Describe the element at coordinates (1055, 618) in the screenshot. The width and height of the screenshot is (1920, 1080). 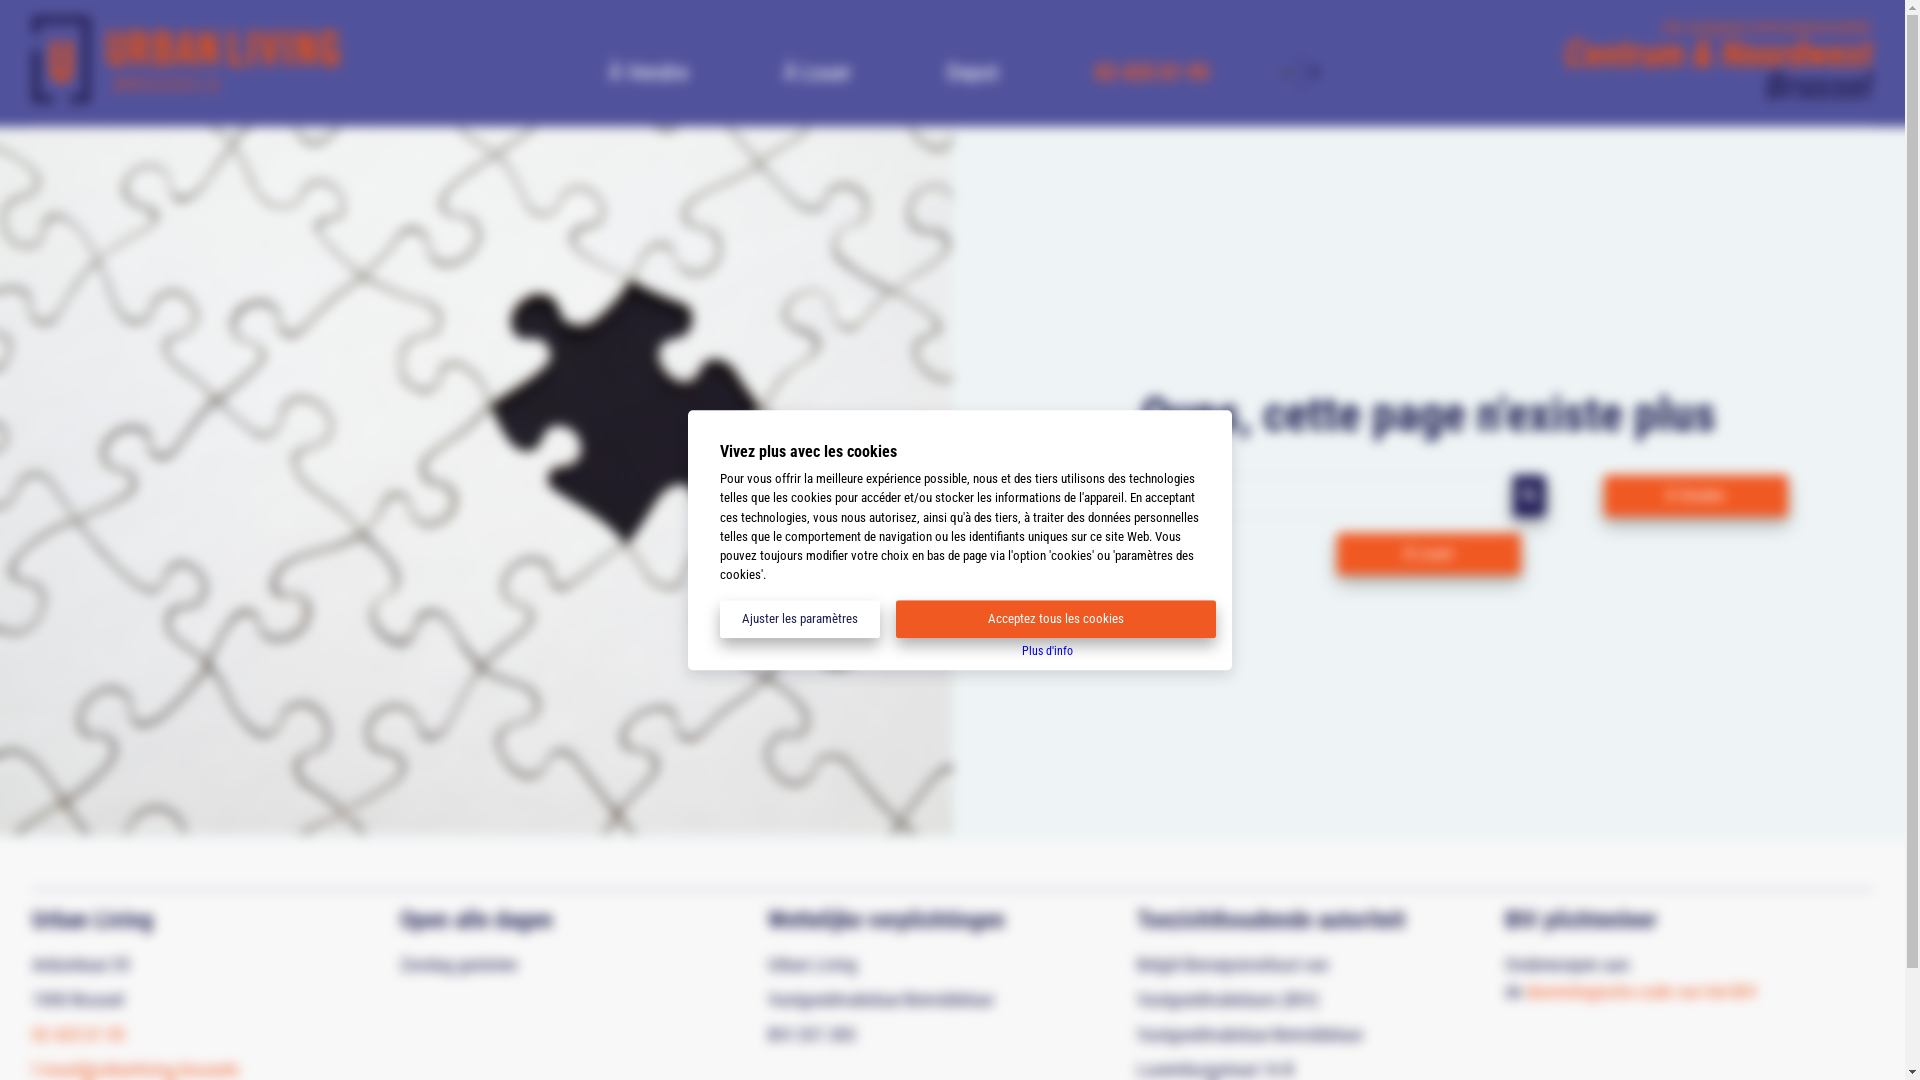
I see `'Acceptez tous les cookies'` at that location.